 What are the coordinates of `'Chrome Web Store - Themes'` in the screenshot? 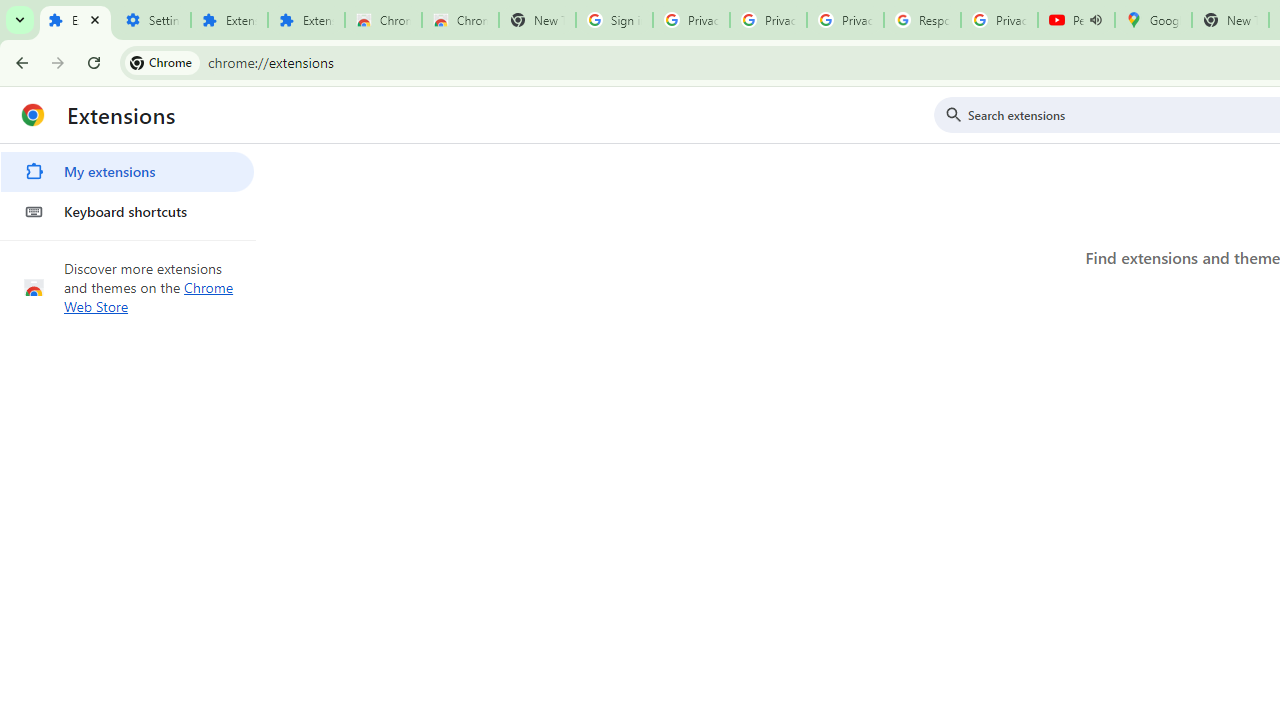 It's located at (459, 20).